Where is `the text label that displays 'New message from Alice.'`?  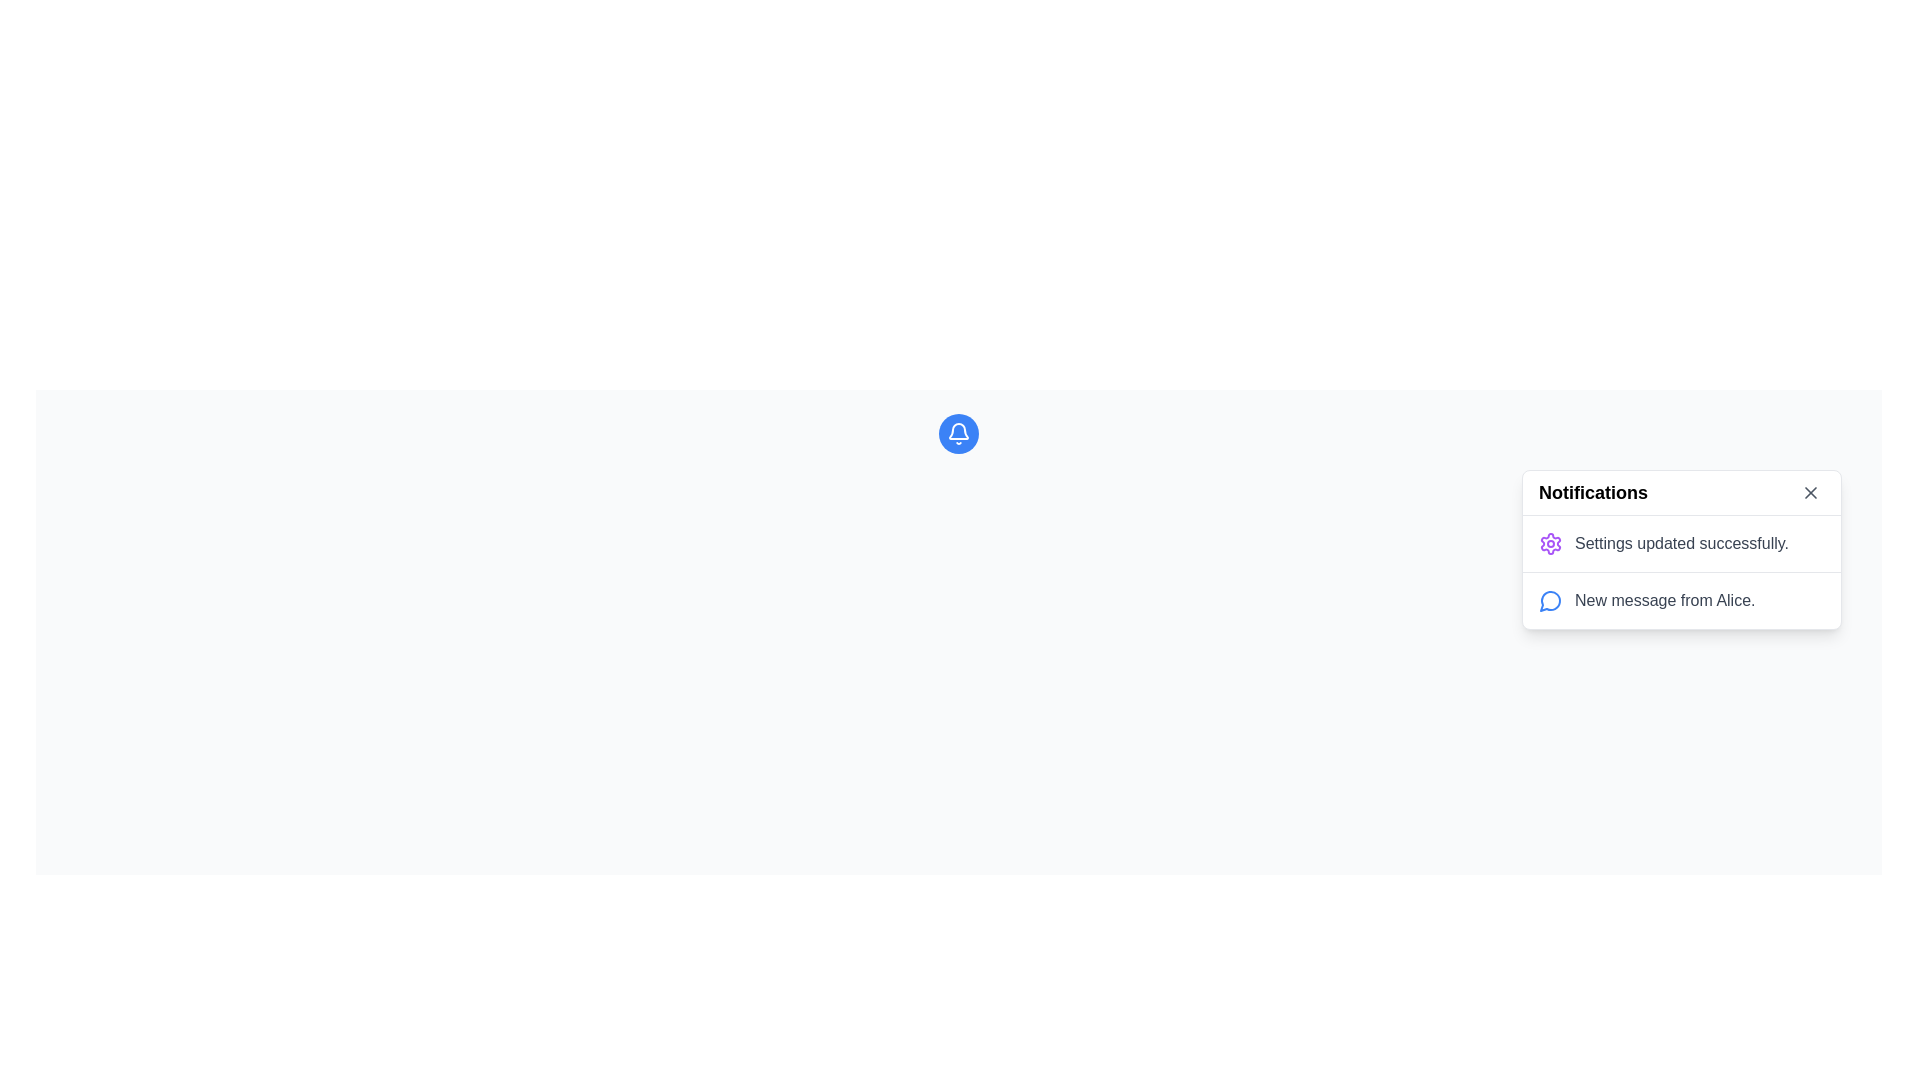
the text label that displays 'New message from Alice.' is located at coordinates (1665, 600).